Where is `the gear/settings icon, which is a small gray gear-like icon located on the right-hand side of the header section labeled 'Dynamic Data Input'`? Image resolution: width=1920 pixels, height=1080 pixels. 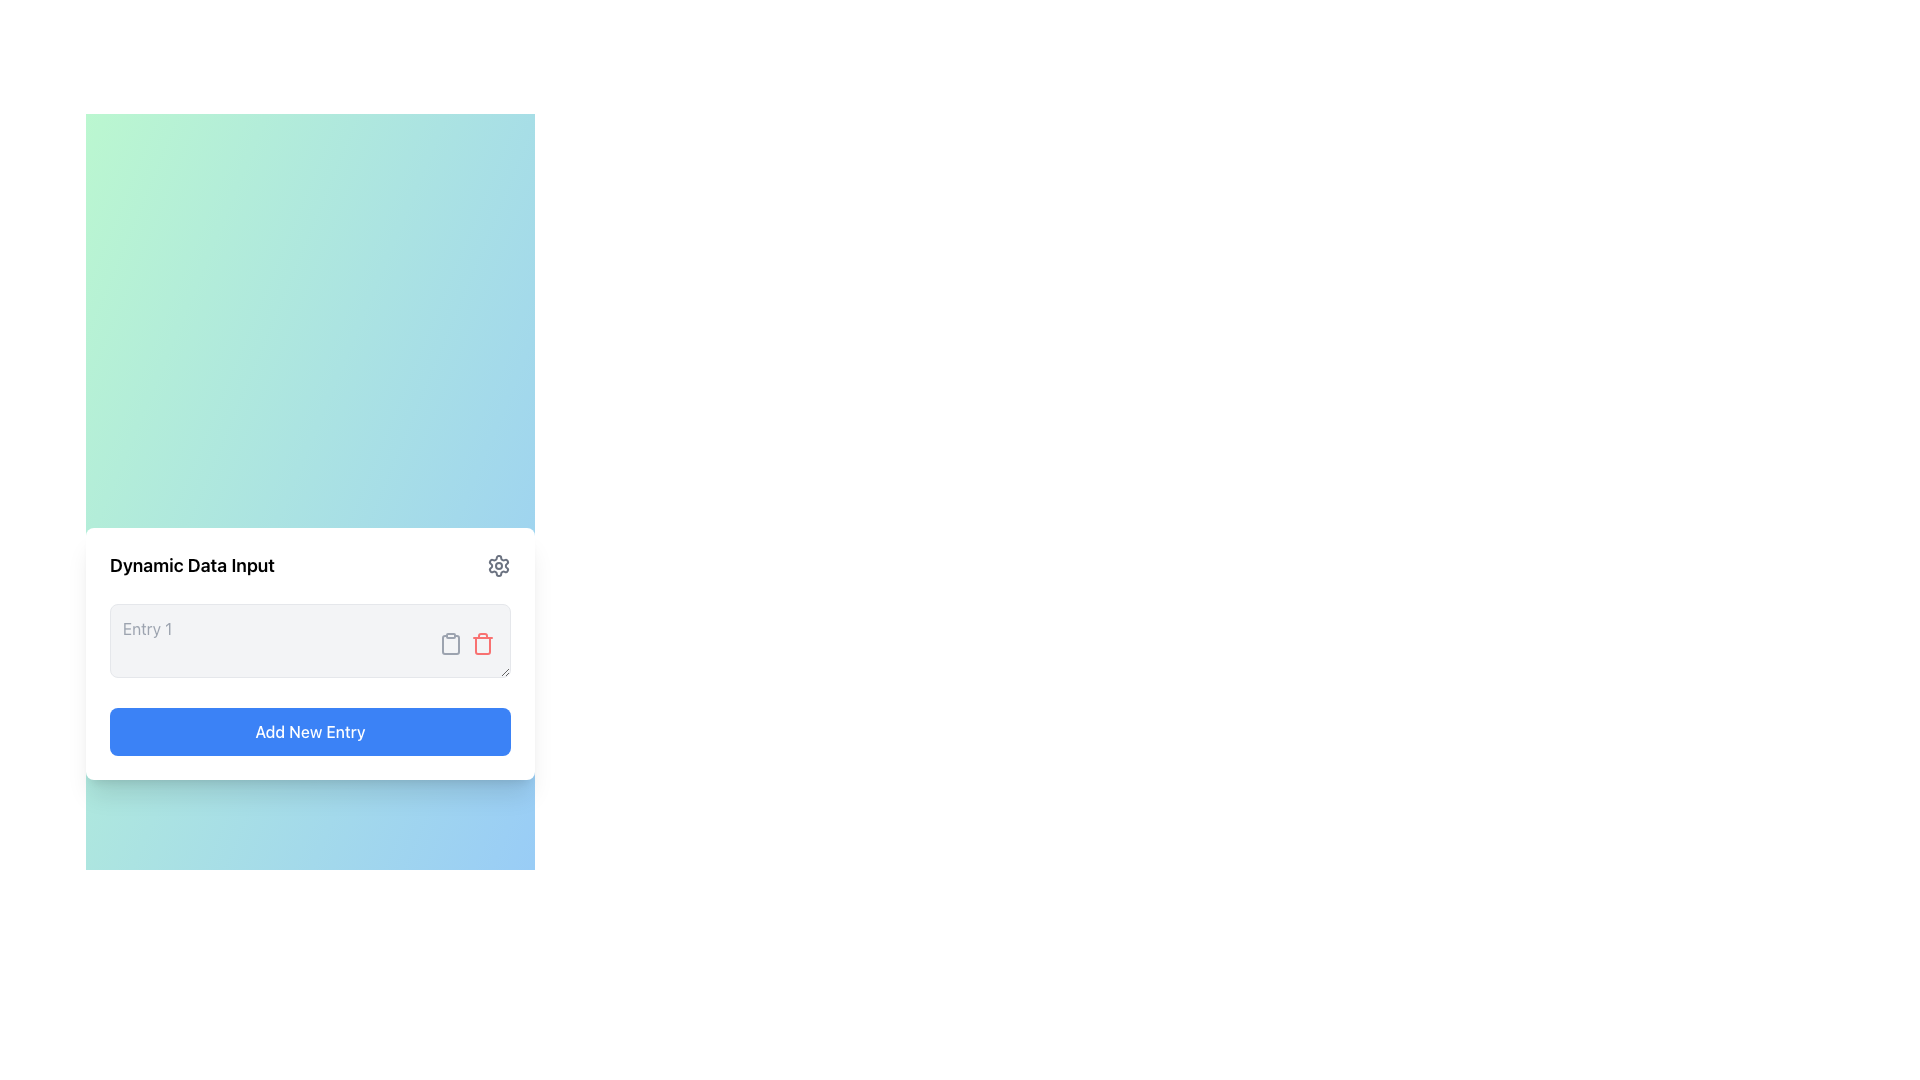
the gear/settings icon, which is a small gray gear-like icon located on the right-hand side of the header section labeled 'Dynamic Data Input' is located at coordinates (499, 566).